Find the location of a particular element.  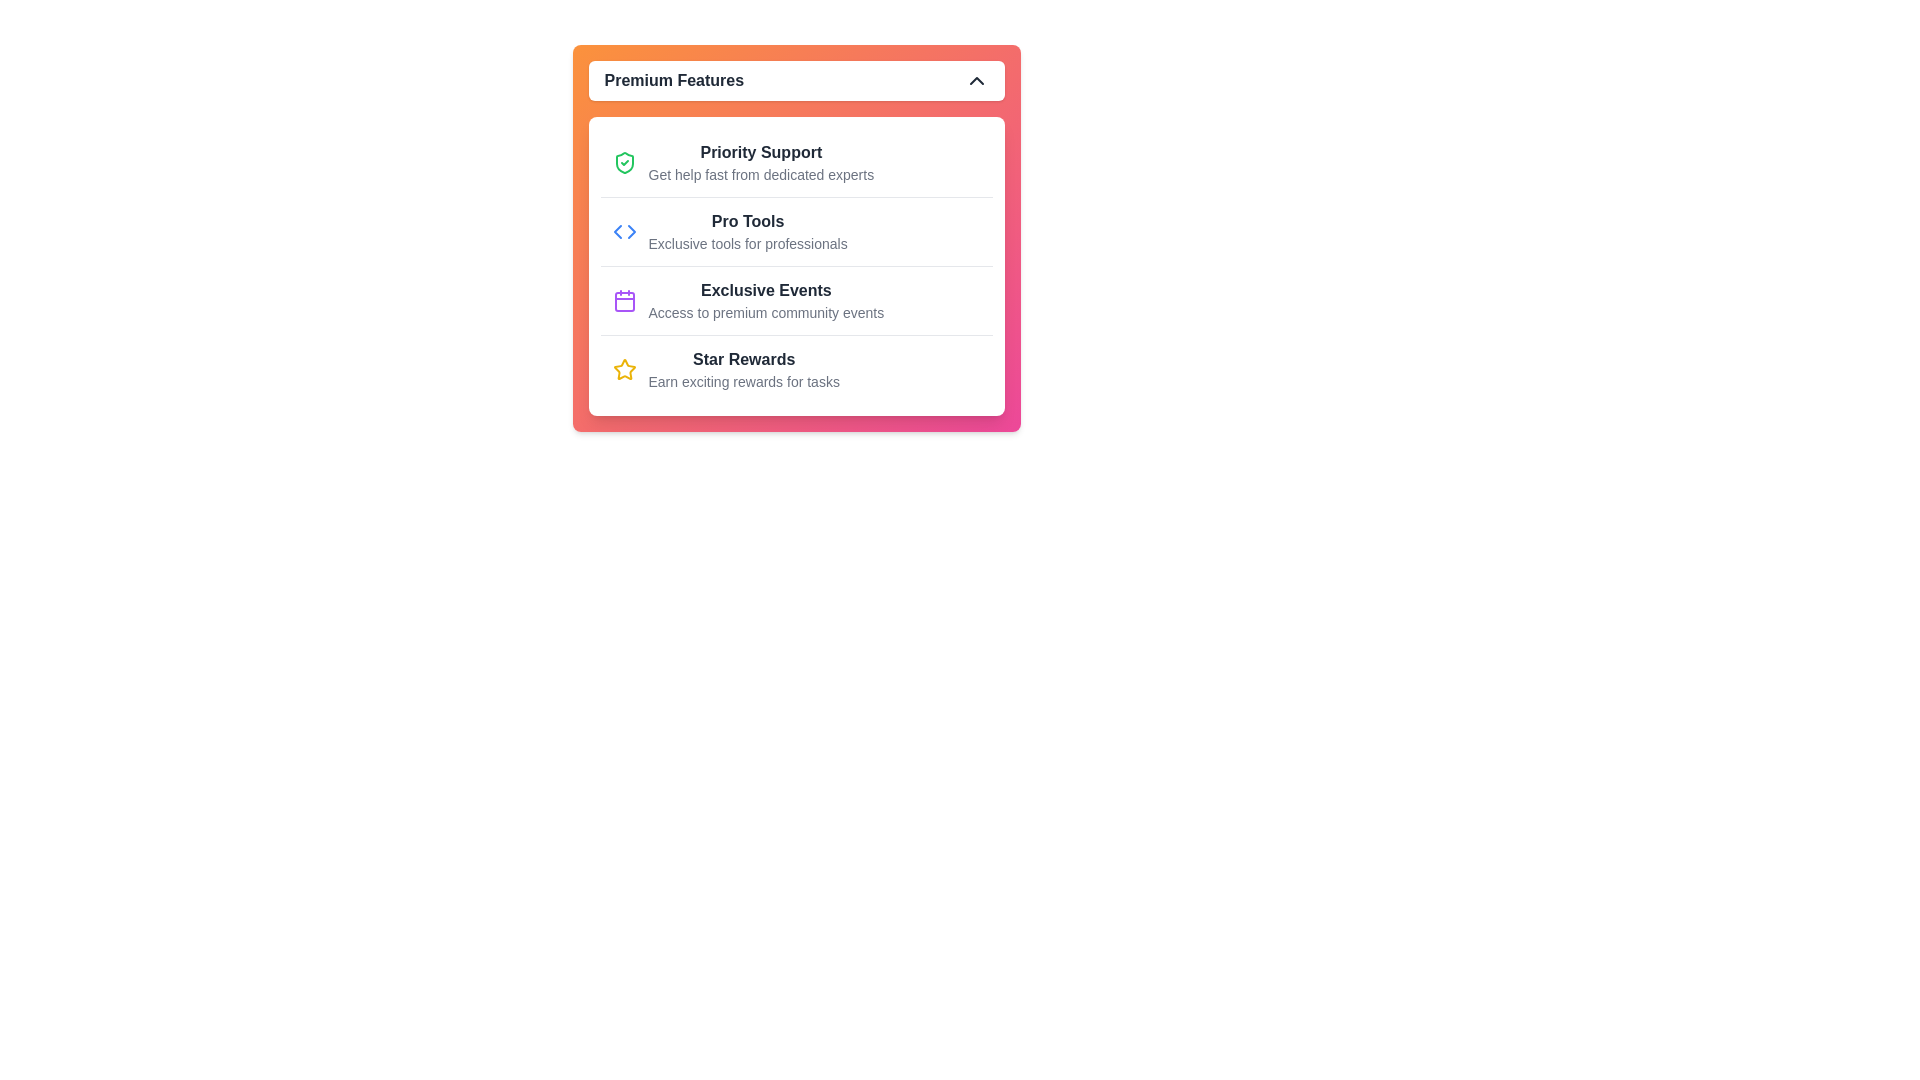

text content of the 'Exclusive Events' label, which is styled in bold dark gray and is part of the 'Premium Features' section is located at coordinates (765, 290).